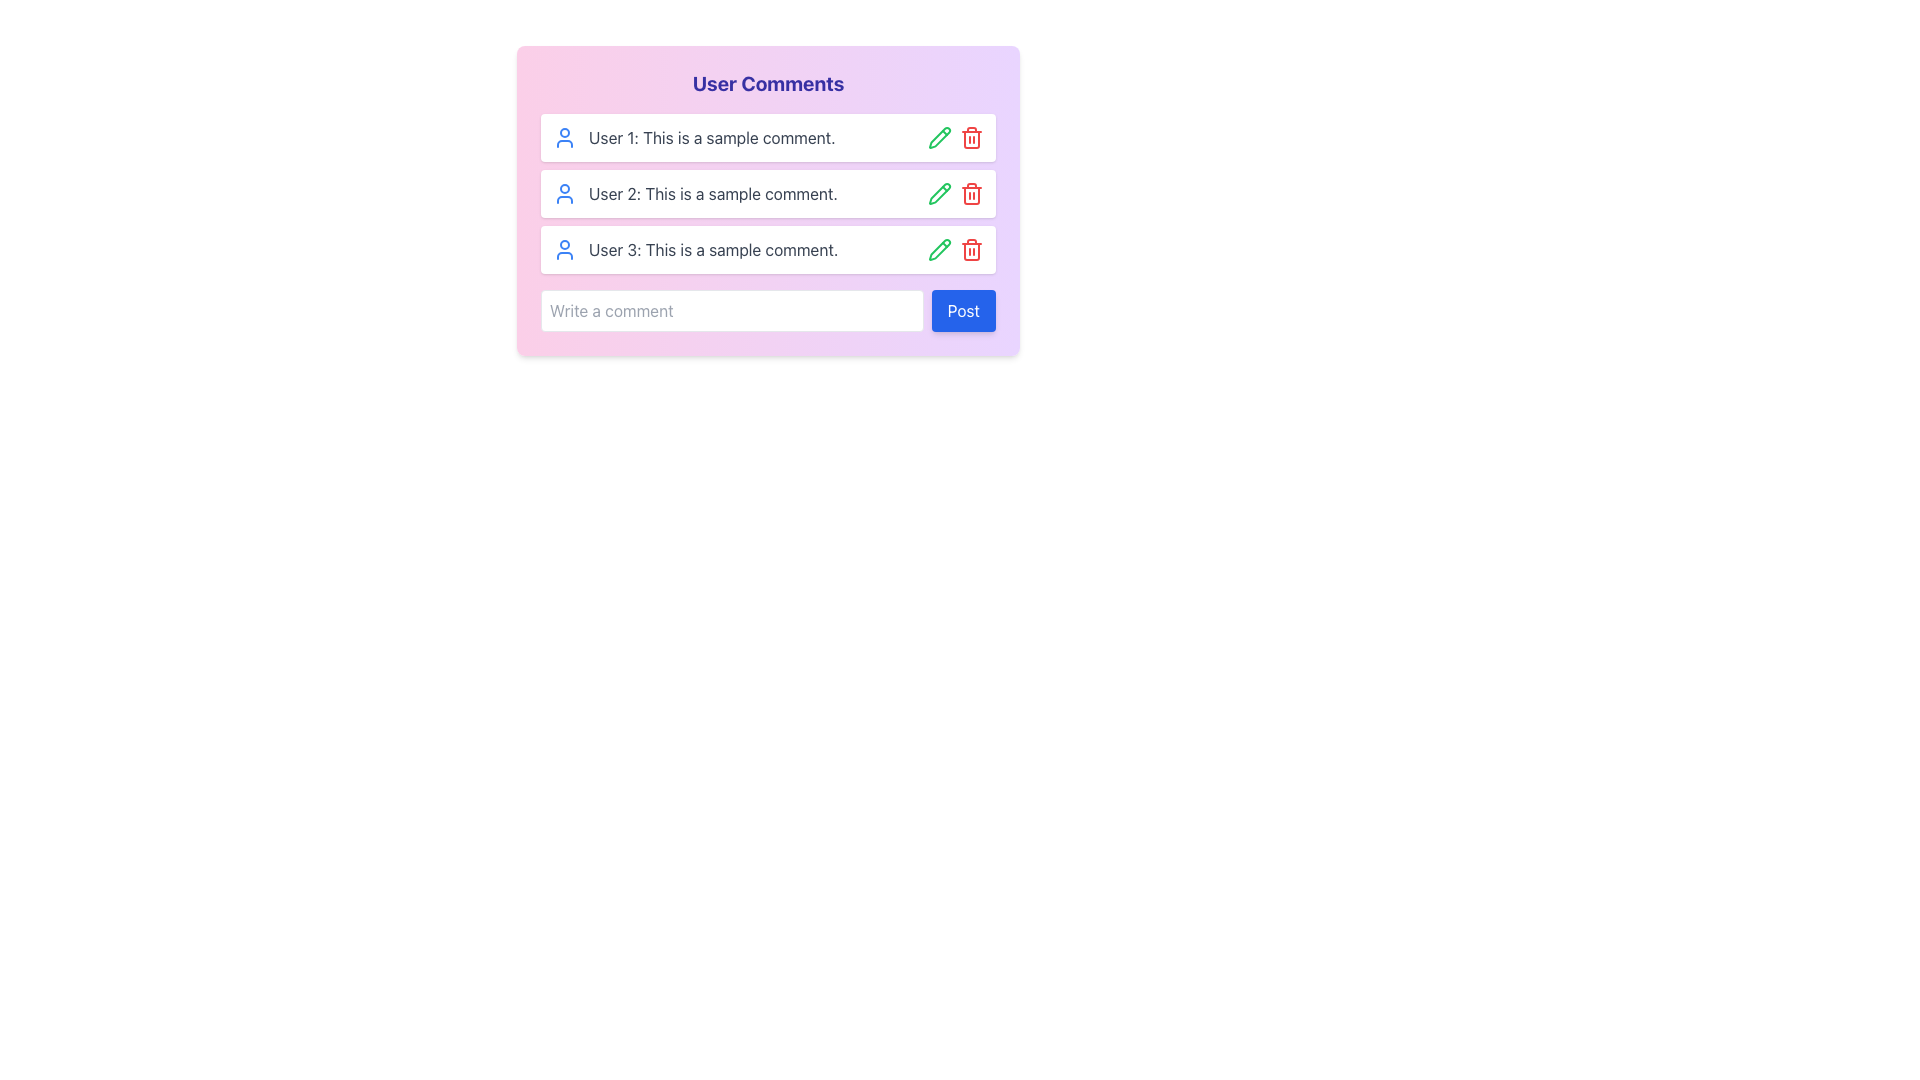 The width and height of the screenshot is (1920, 1080). Describe the element at coordinates (954, 249) in the screenshot. I see `the red delete icon located at the far right of the comment item labeled 'User 3: This is a sample comment.'` at that location.